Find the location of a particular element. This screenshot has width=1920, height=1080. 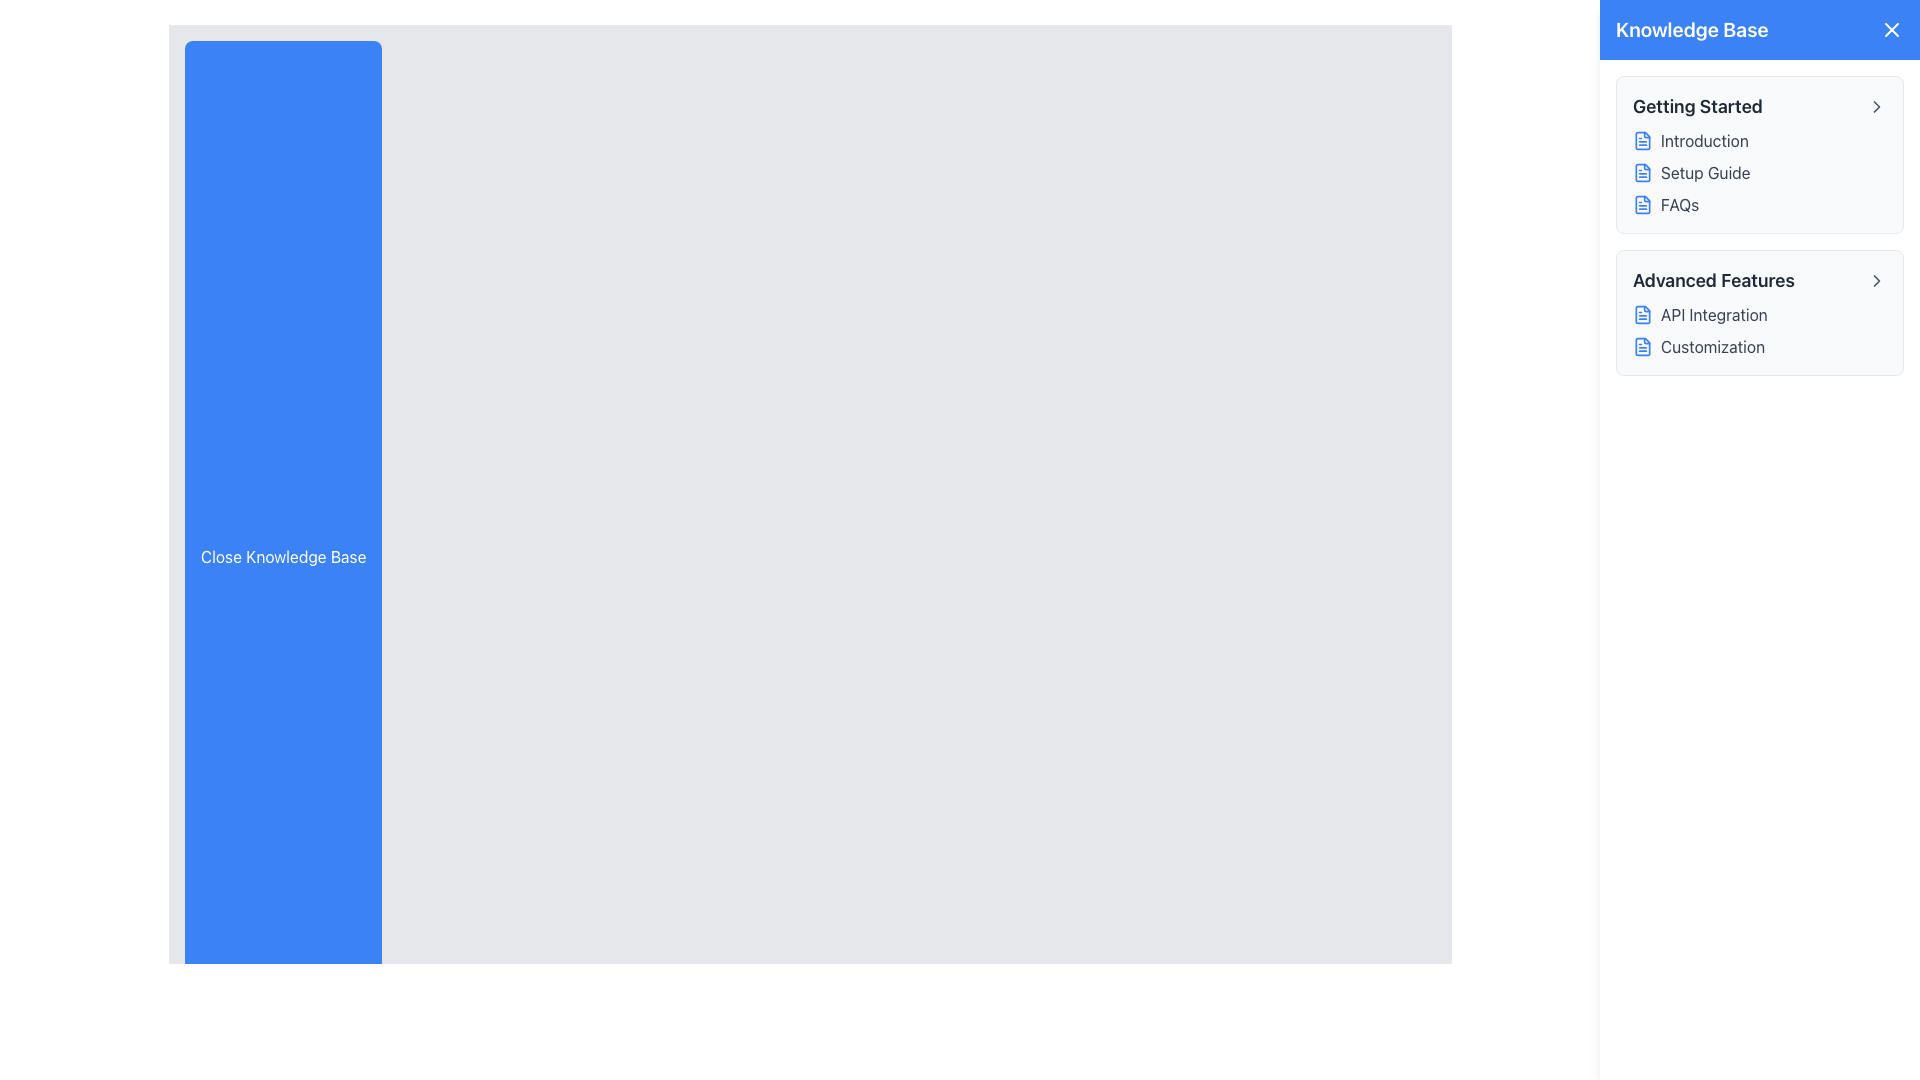

the document icon representing the 'Introduction' entry in the 'Knowledge Base' navigation, located in the right panel under the 'Getting Started' section is located at coordinates (1642, 140).